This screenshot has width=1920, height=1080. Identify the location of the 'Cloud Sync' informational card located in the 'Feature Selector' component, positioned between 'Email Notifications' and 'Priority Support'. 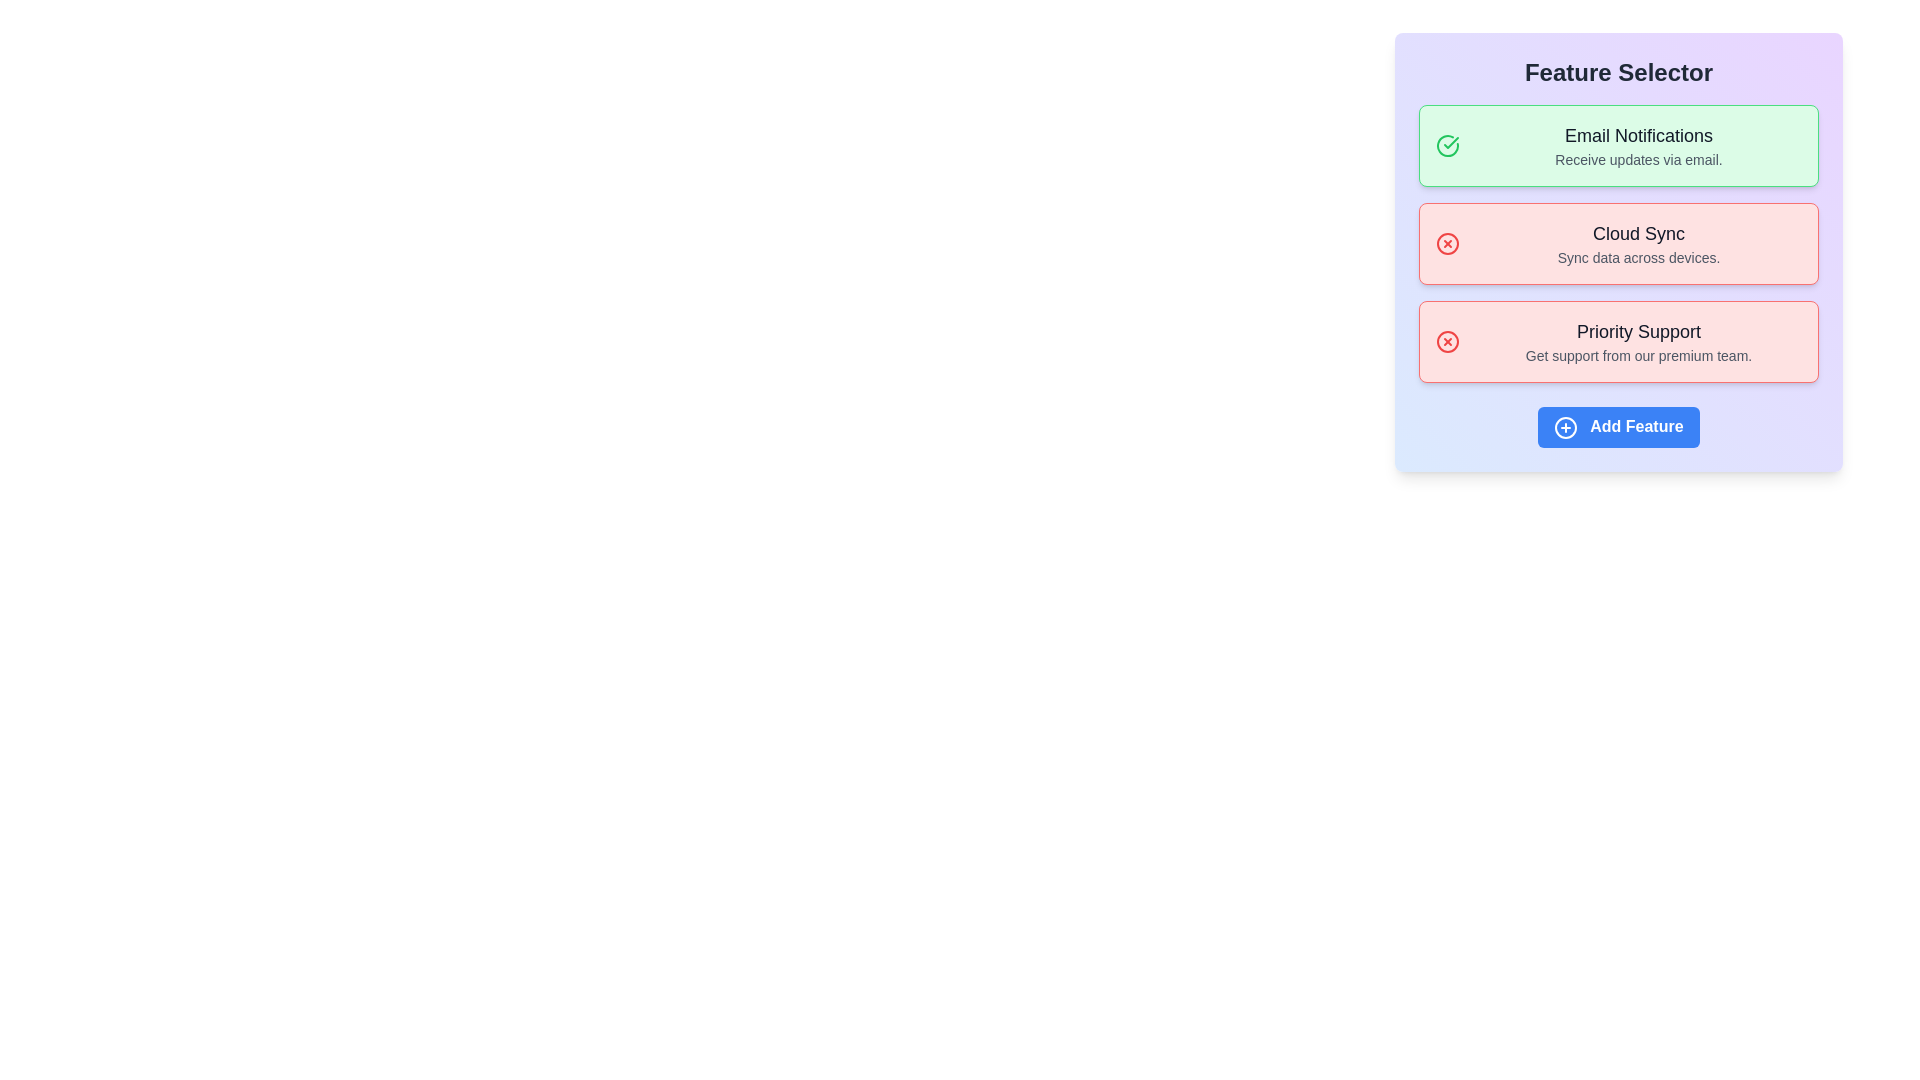
(1618, 242).